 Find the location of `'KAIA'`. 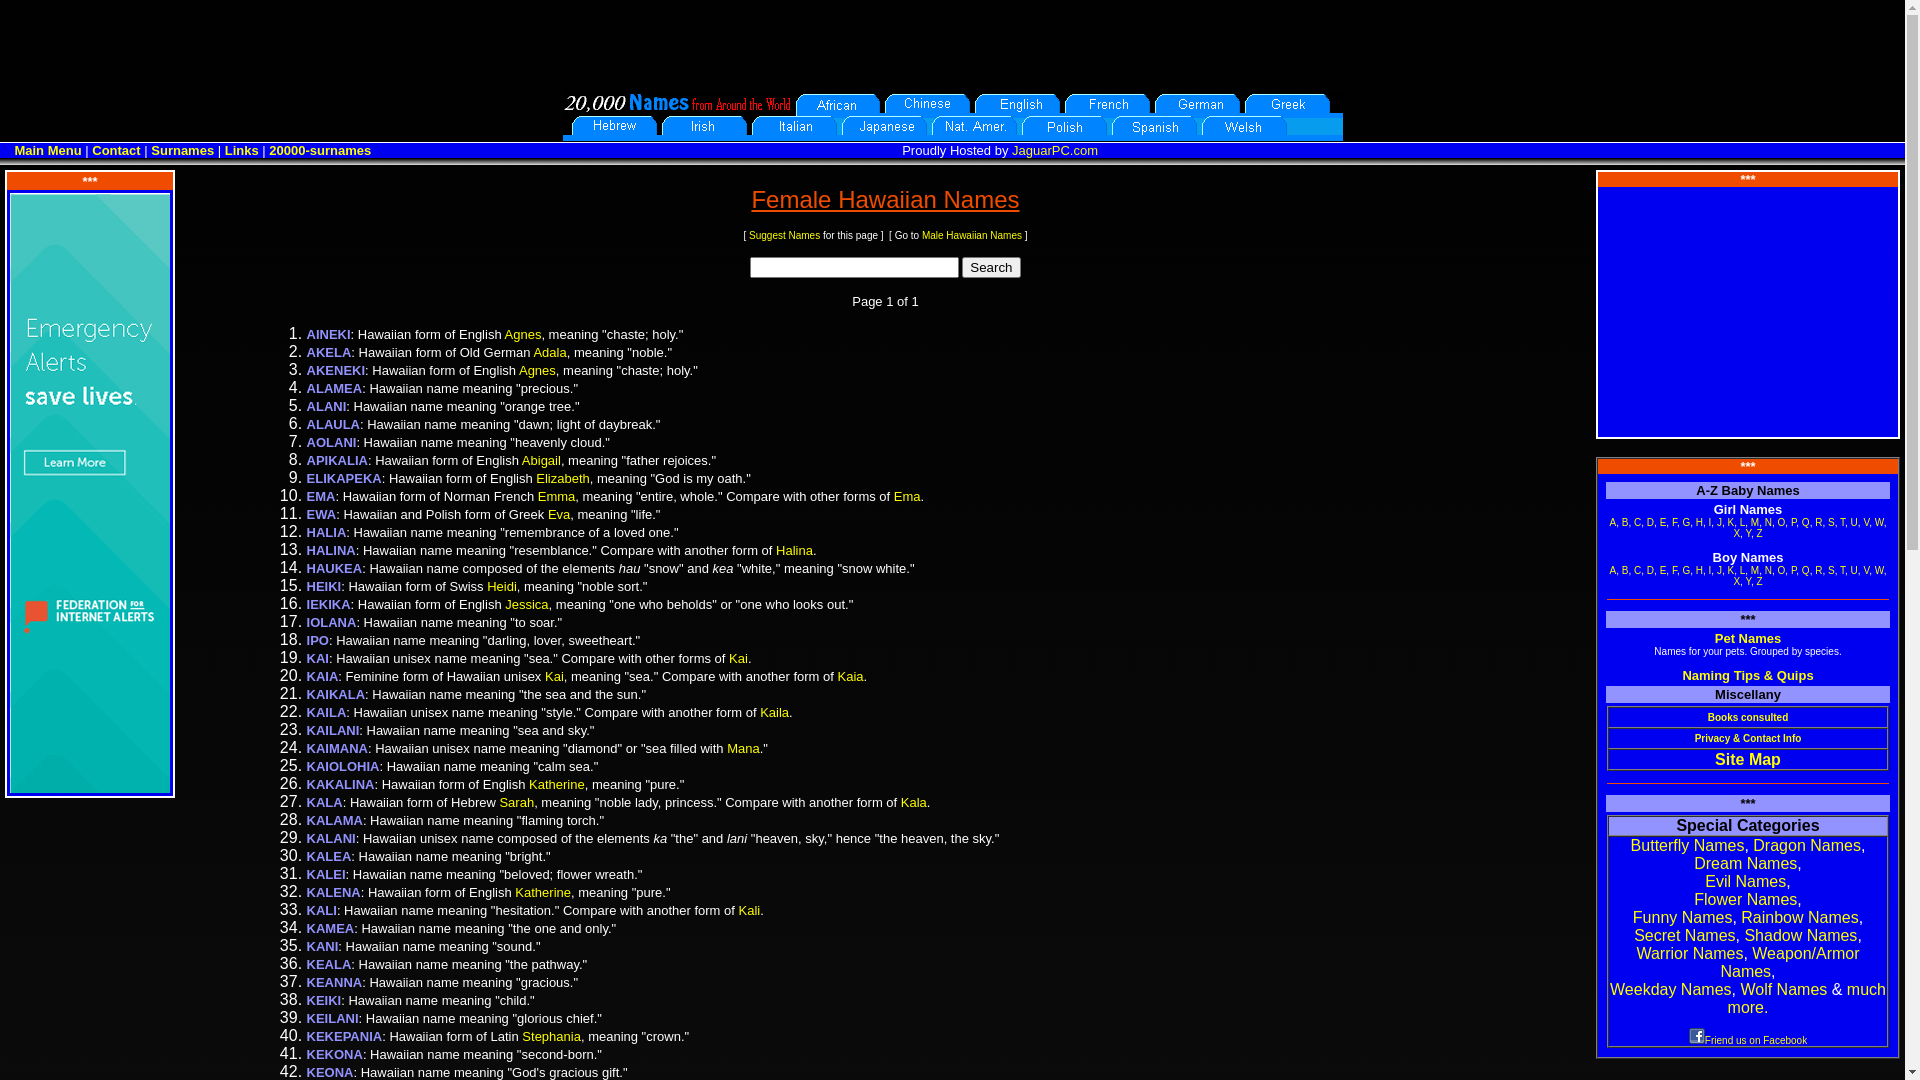

'KAIA' is located at coordinates (322, 675).